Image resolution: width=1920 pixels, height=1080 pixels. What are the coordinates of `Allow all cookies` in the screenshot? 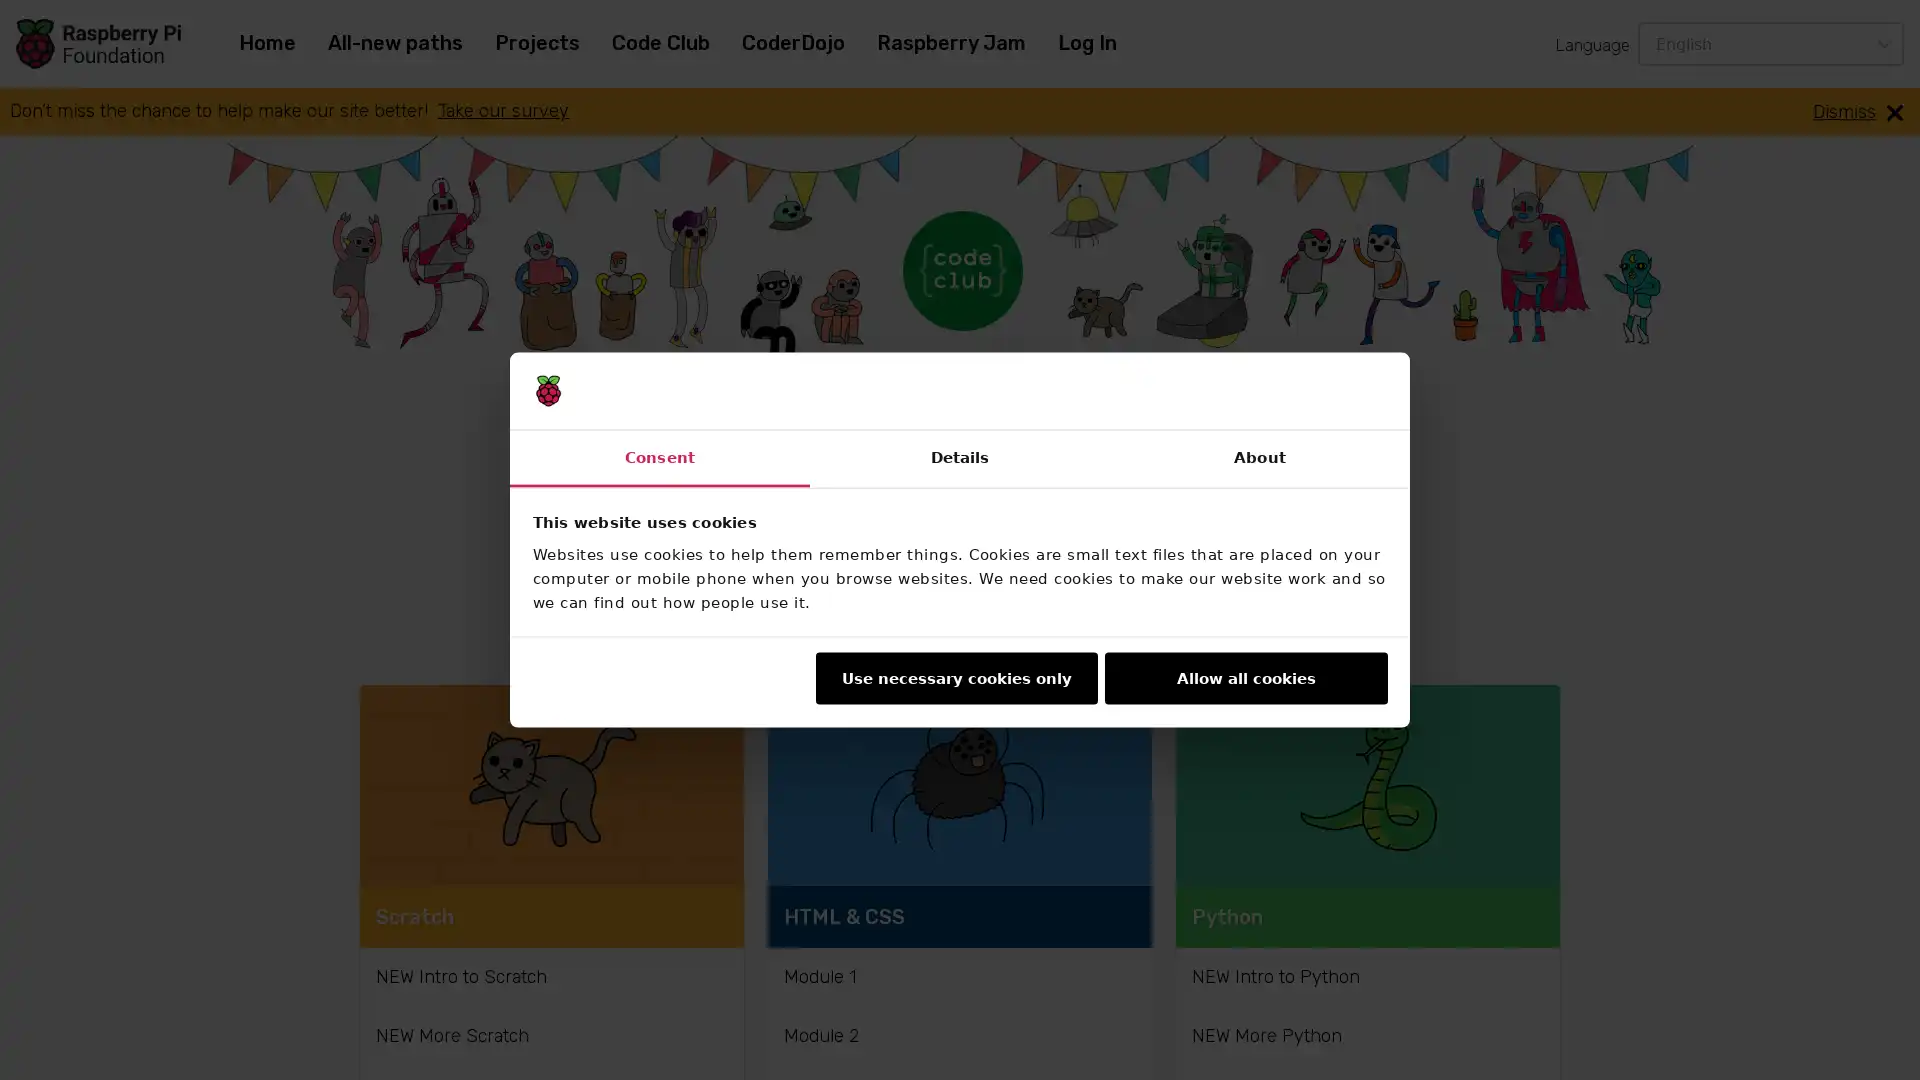 It's located at (1245, 677).